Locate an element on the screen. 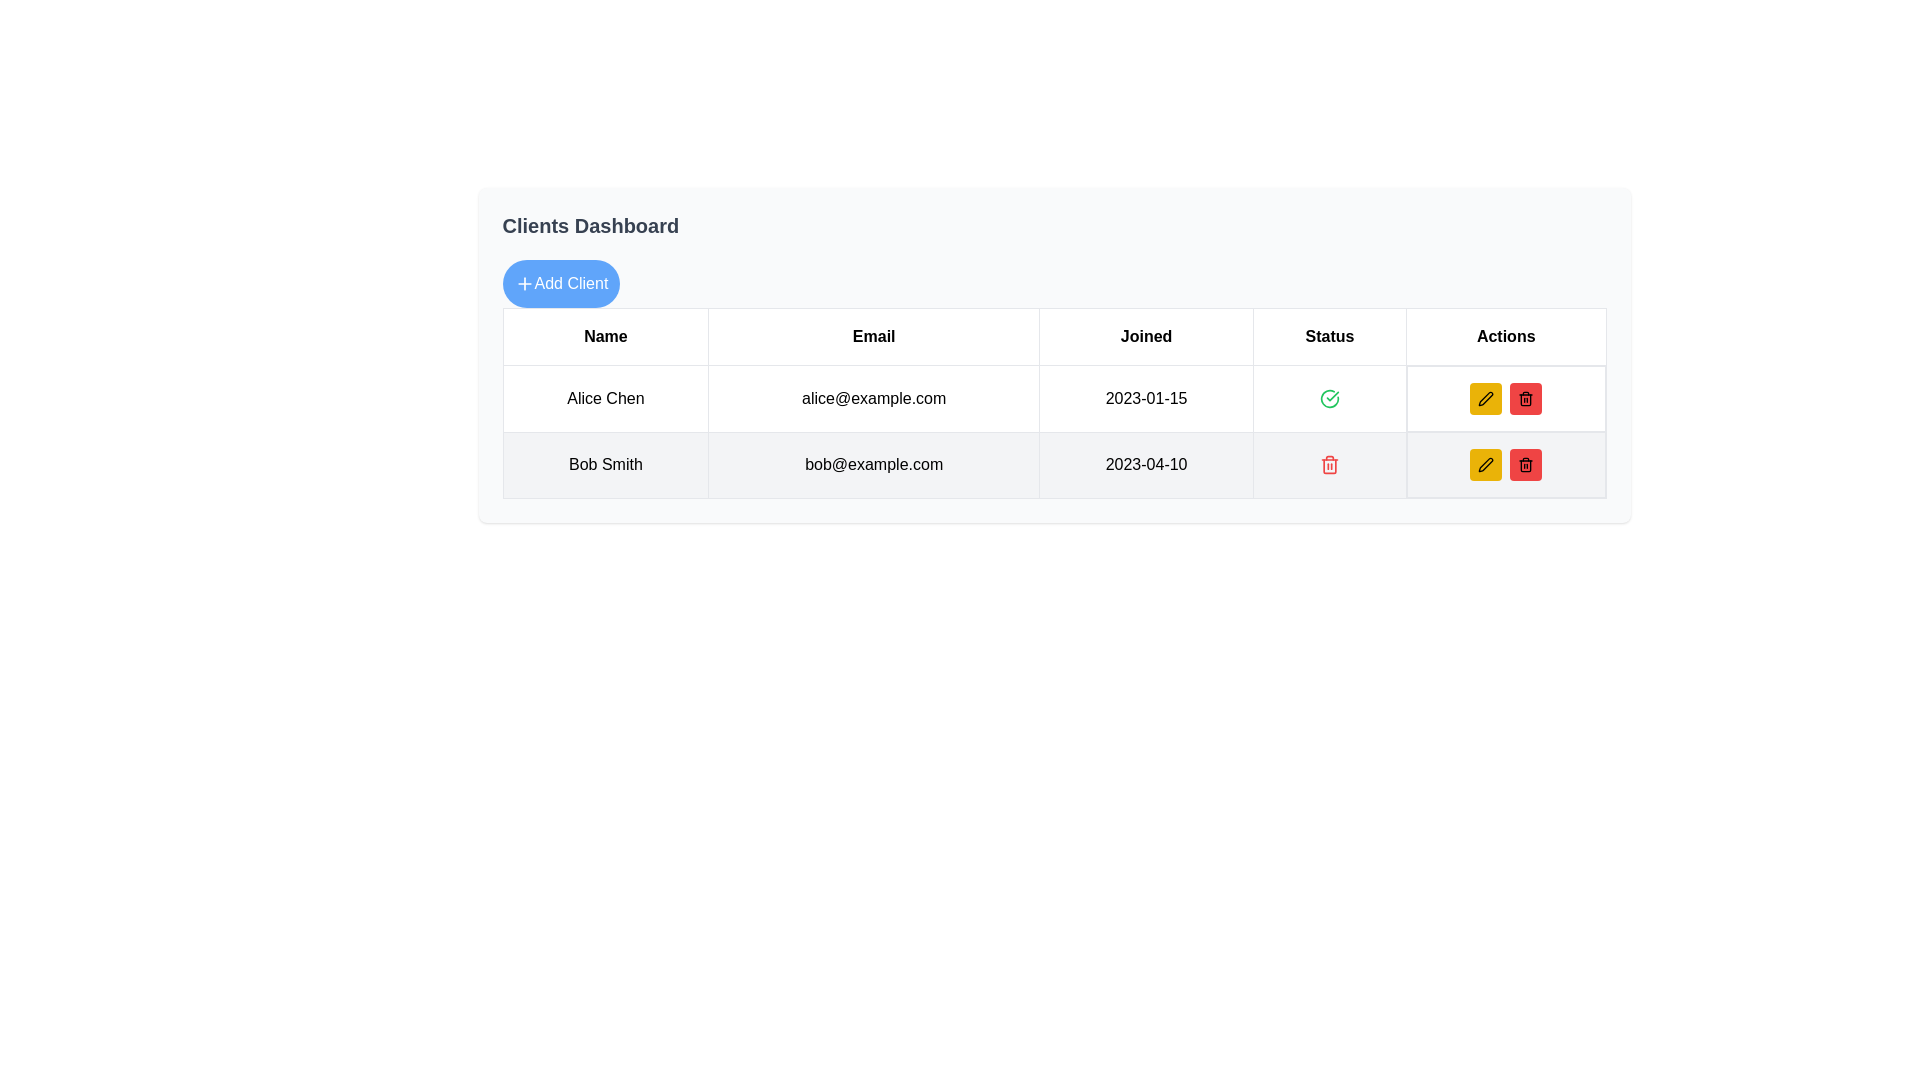  the Table Header Cell labeled 'Actions', which is the fifth column header in the table, located at the top-right side of the table is located at coordinates (1506, 335).